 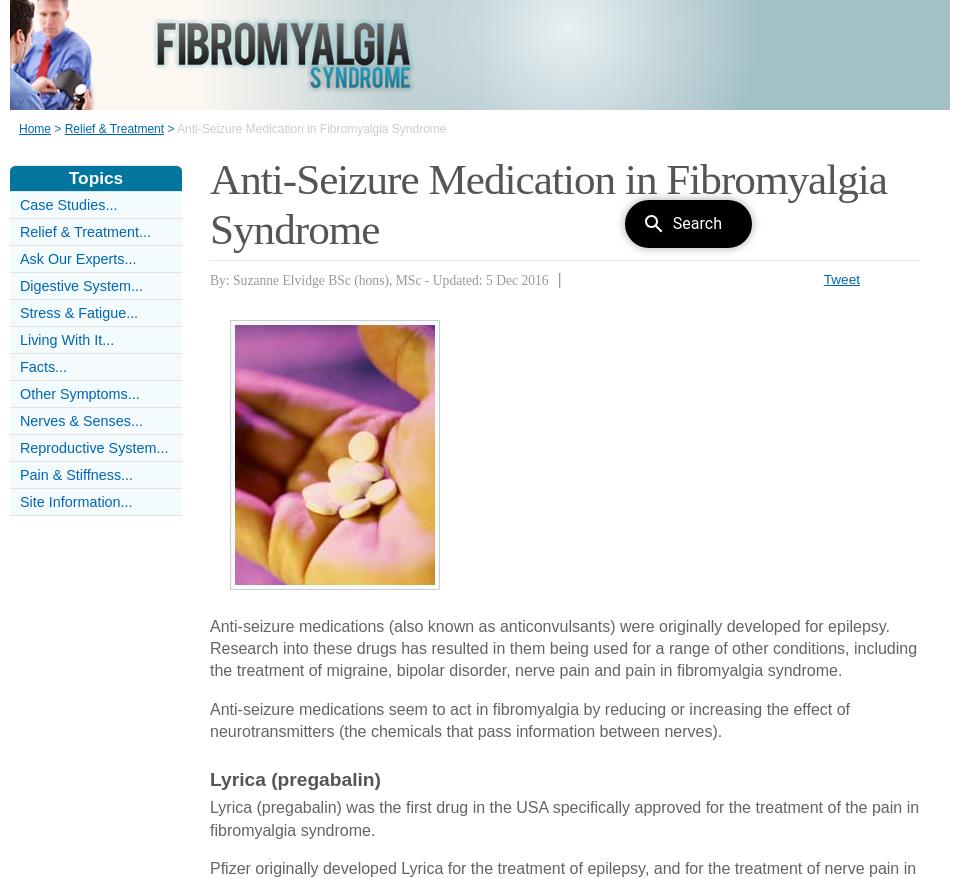 What do you see at coordinates (78, 258) in the screenshot?
I see `'Ask Our Experts...'` at bounding box center [78, 258].